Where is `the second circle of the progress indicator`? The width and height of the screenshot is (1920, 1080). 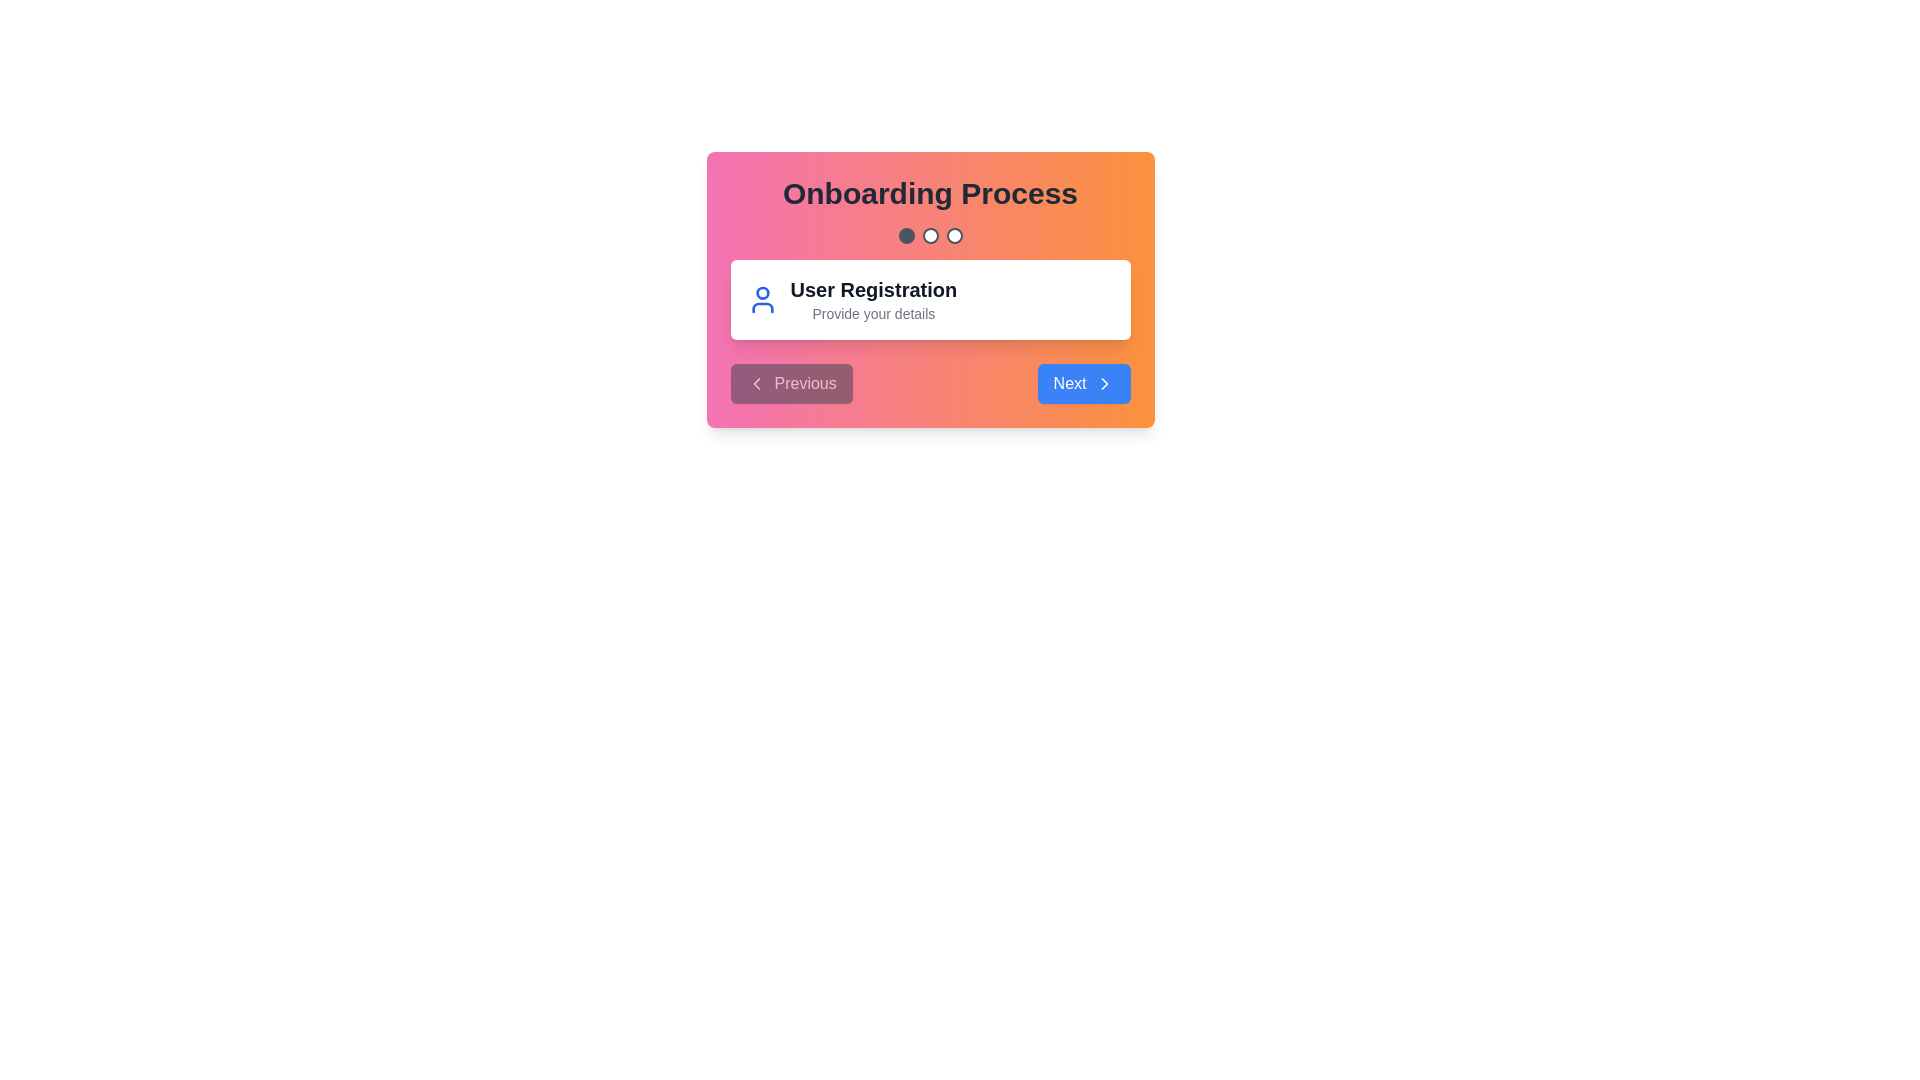
the second circle of the progress indicator is located at coordinates (929, 234).